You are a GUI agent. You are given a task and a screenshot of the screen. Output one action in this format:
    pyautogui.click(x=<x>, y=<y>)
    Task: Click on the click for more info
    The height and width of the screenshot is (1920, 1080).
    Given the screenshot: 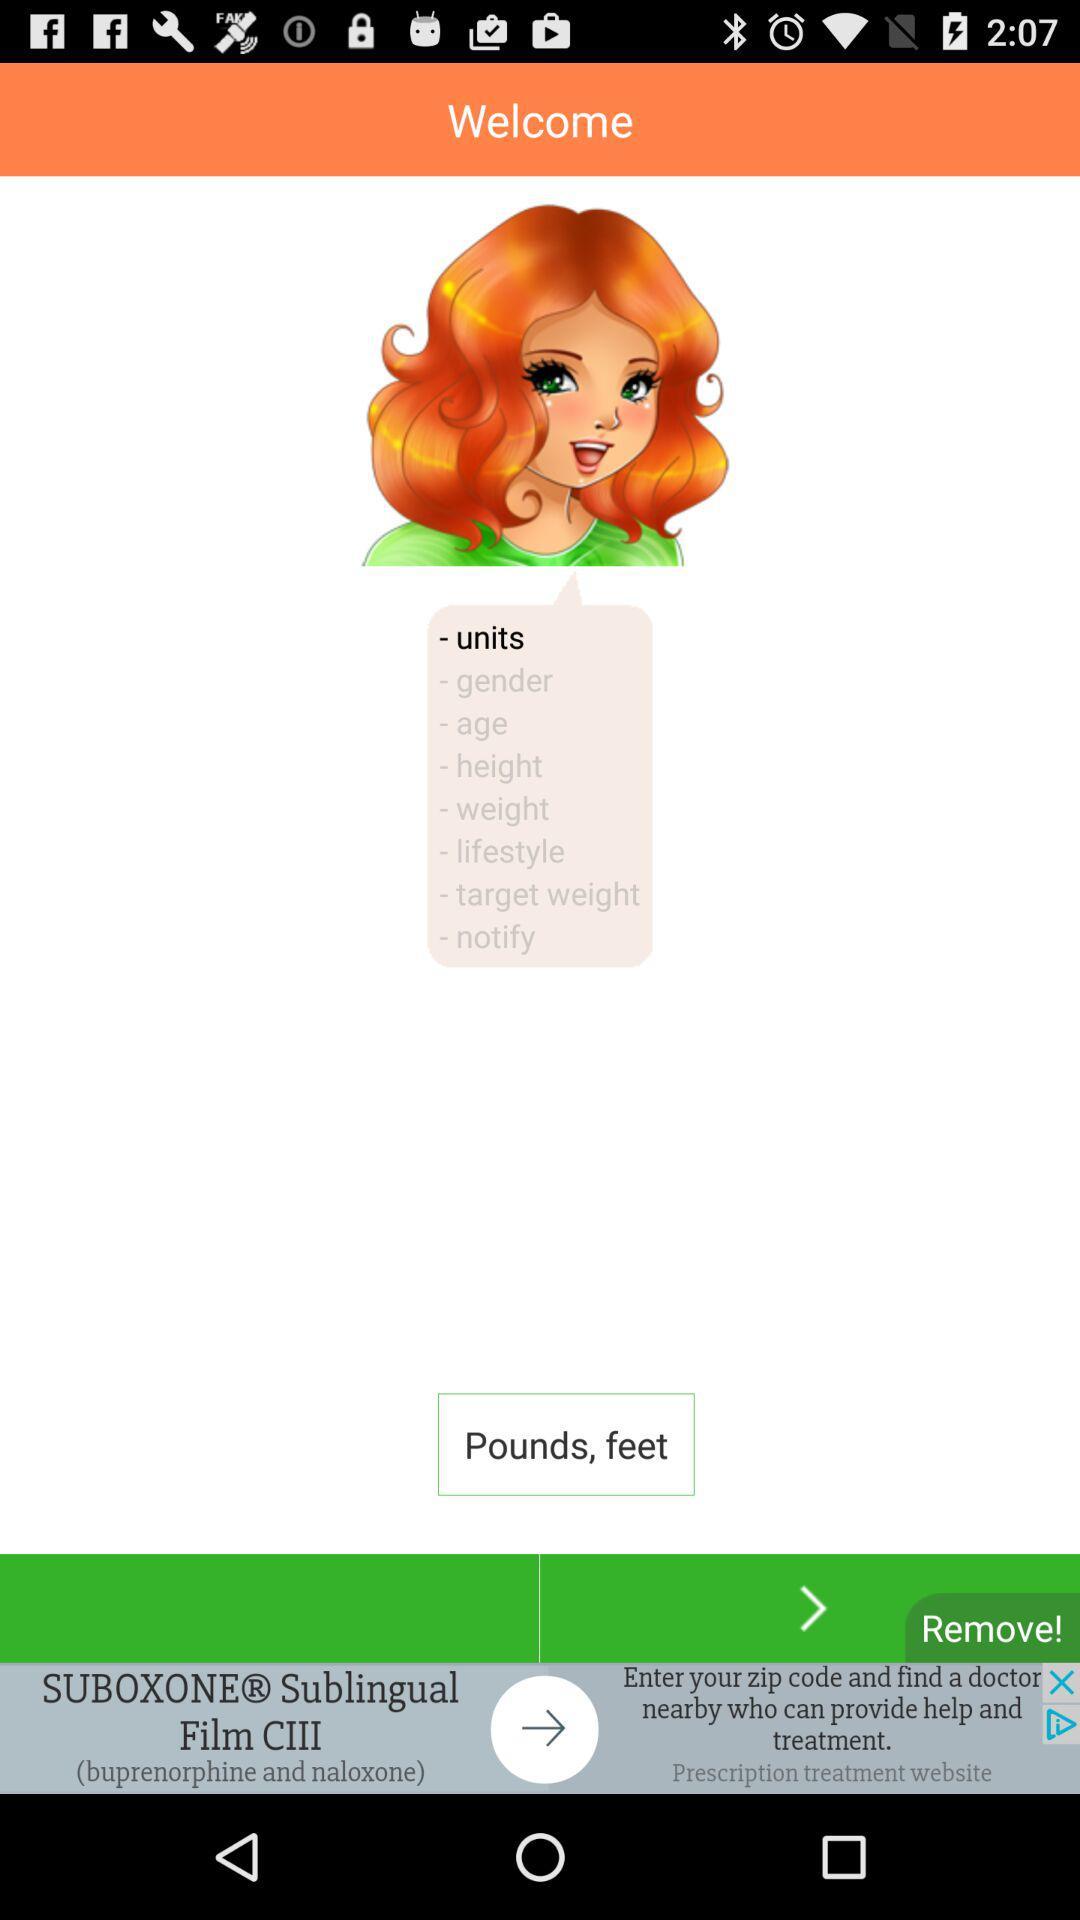 What is the action you would take?
    pyautogui.click(x=540, y=1727)
    